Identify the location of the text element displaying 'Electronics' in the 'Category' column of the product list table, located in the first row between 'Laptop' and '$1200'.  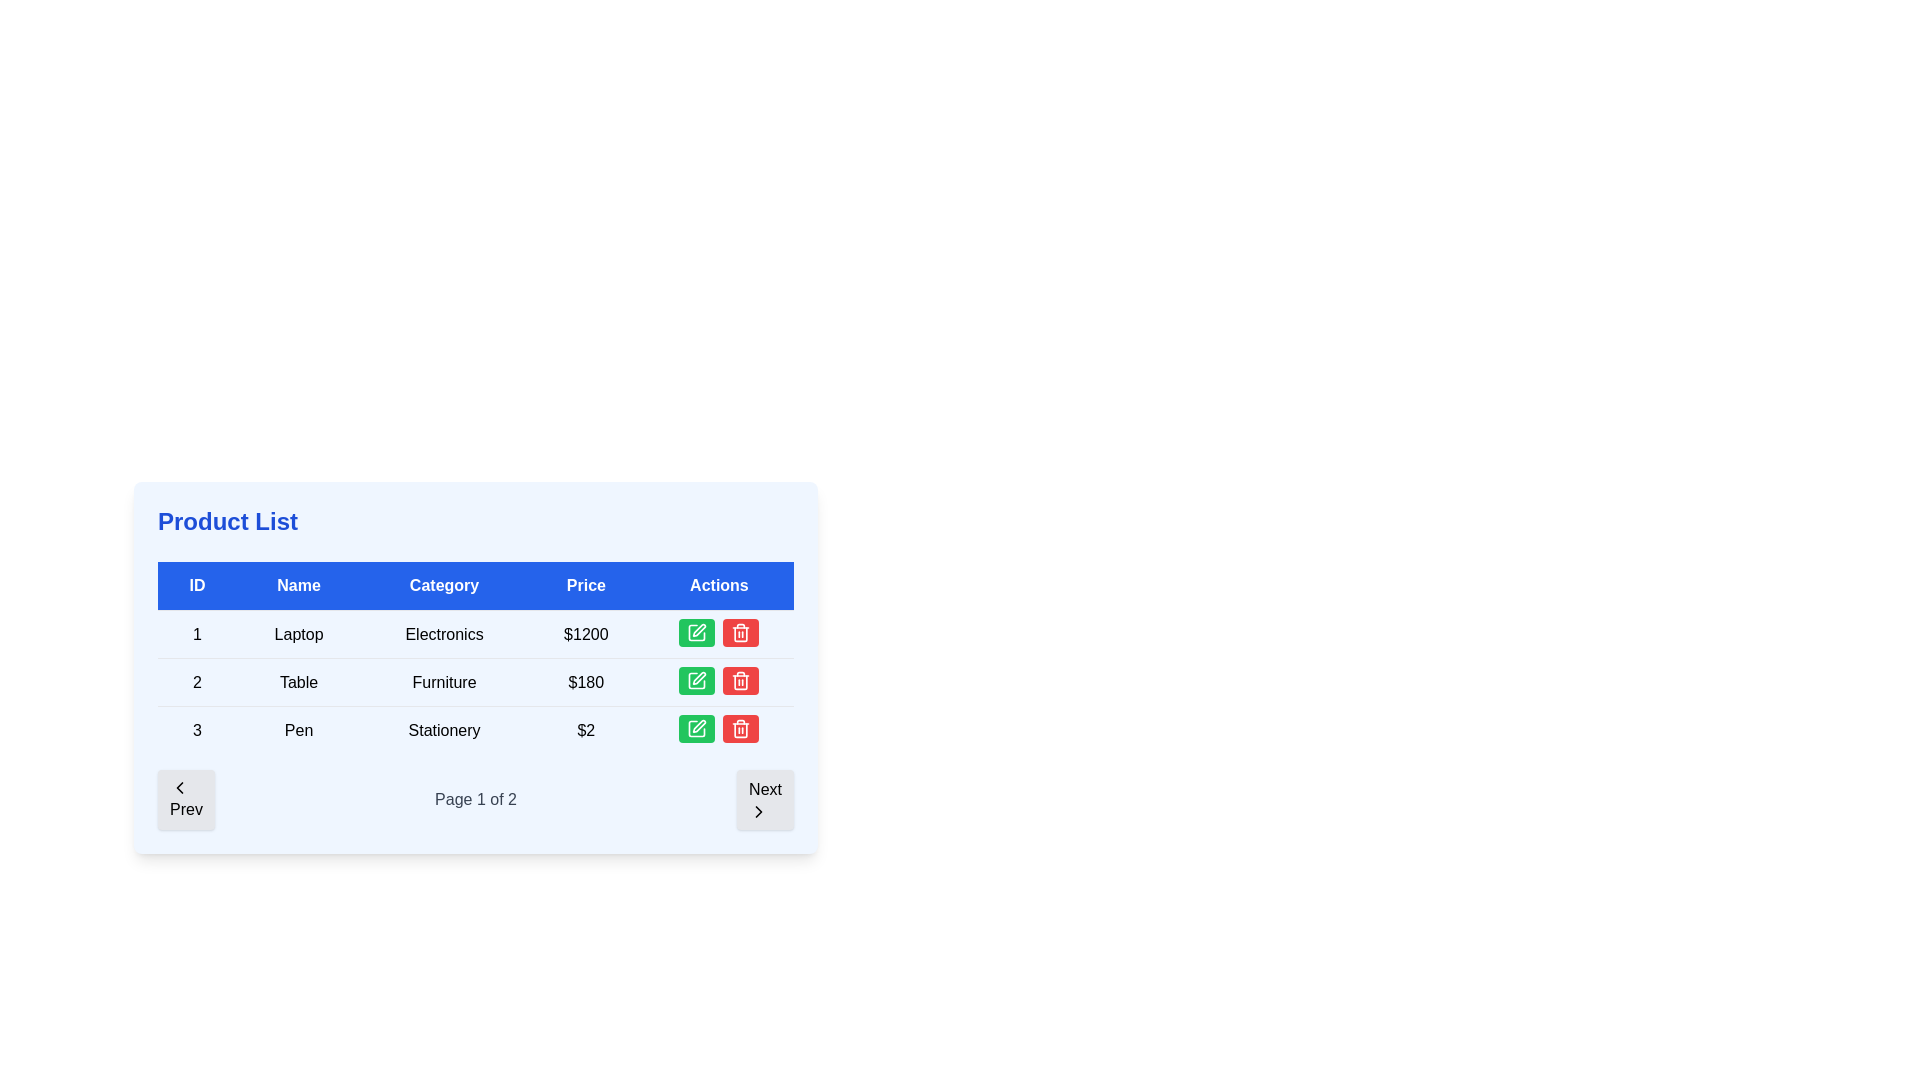
(443, 634).